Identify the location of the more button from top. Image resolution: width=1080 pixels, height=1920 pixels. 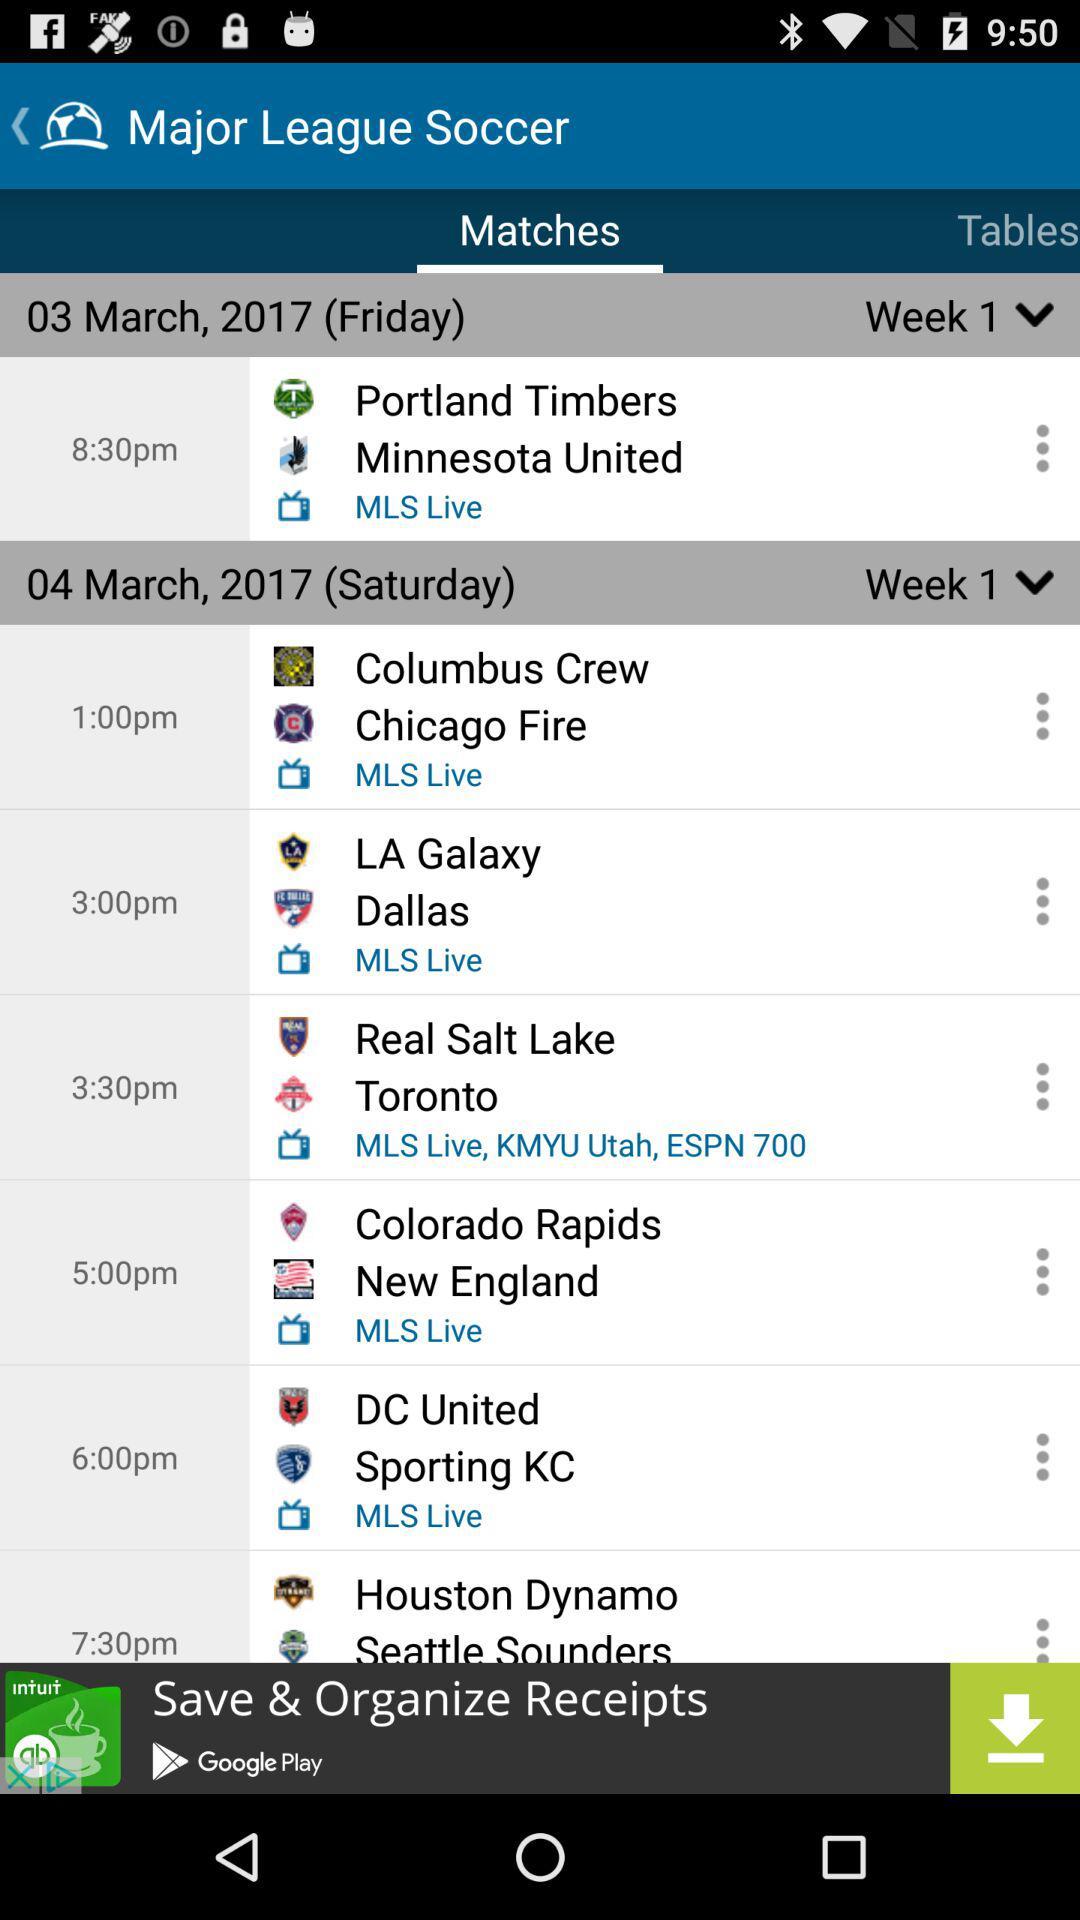
(1035, 1271).